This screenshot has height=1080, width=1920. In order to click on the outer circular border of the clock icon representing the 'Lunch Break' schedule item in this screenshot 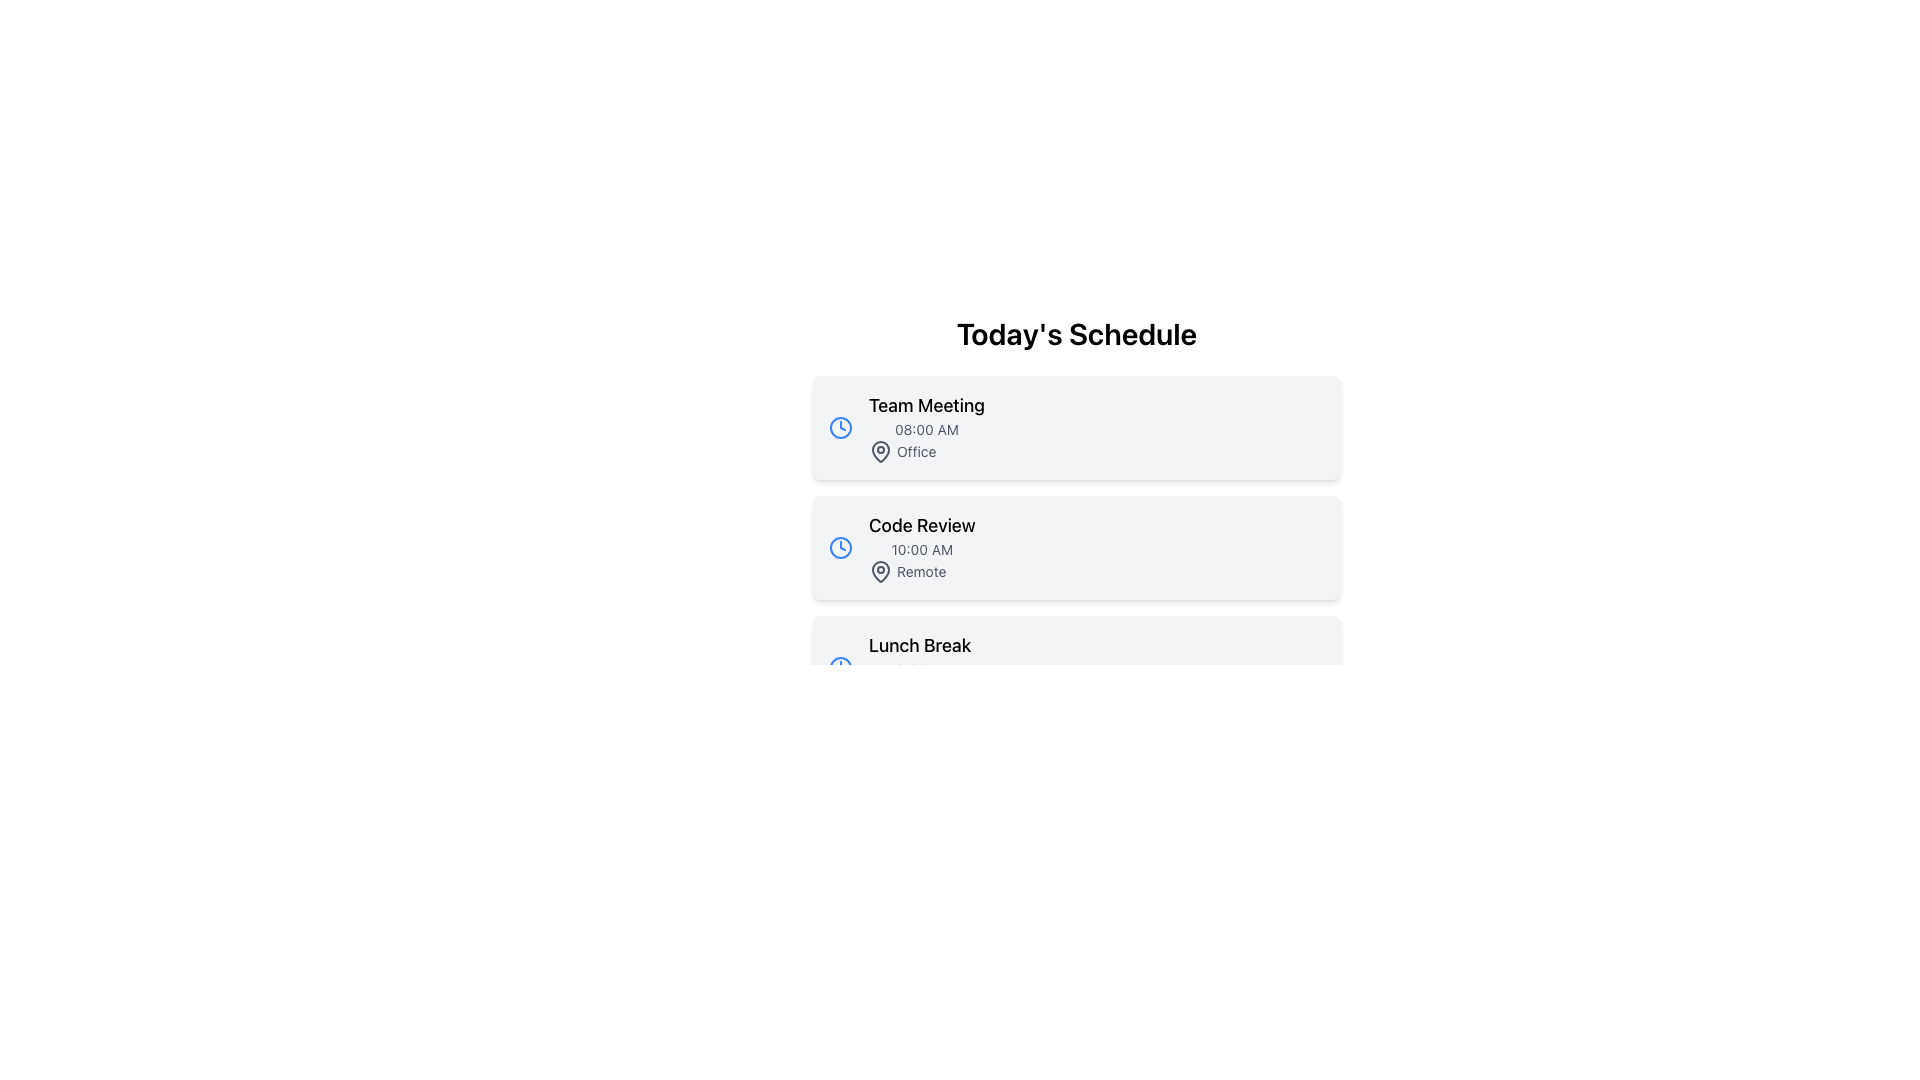, I will do `click(840, 667)`.